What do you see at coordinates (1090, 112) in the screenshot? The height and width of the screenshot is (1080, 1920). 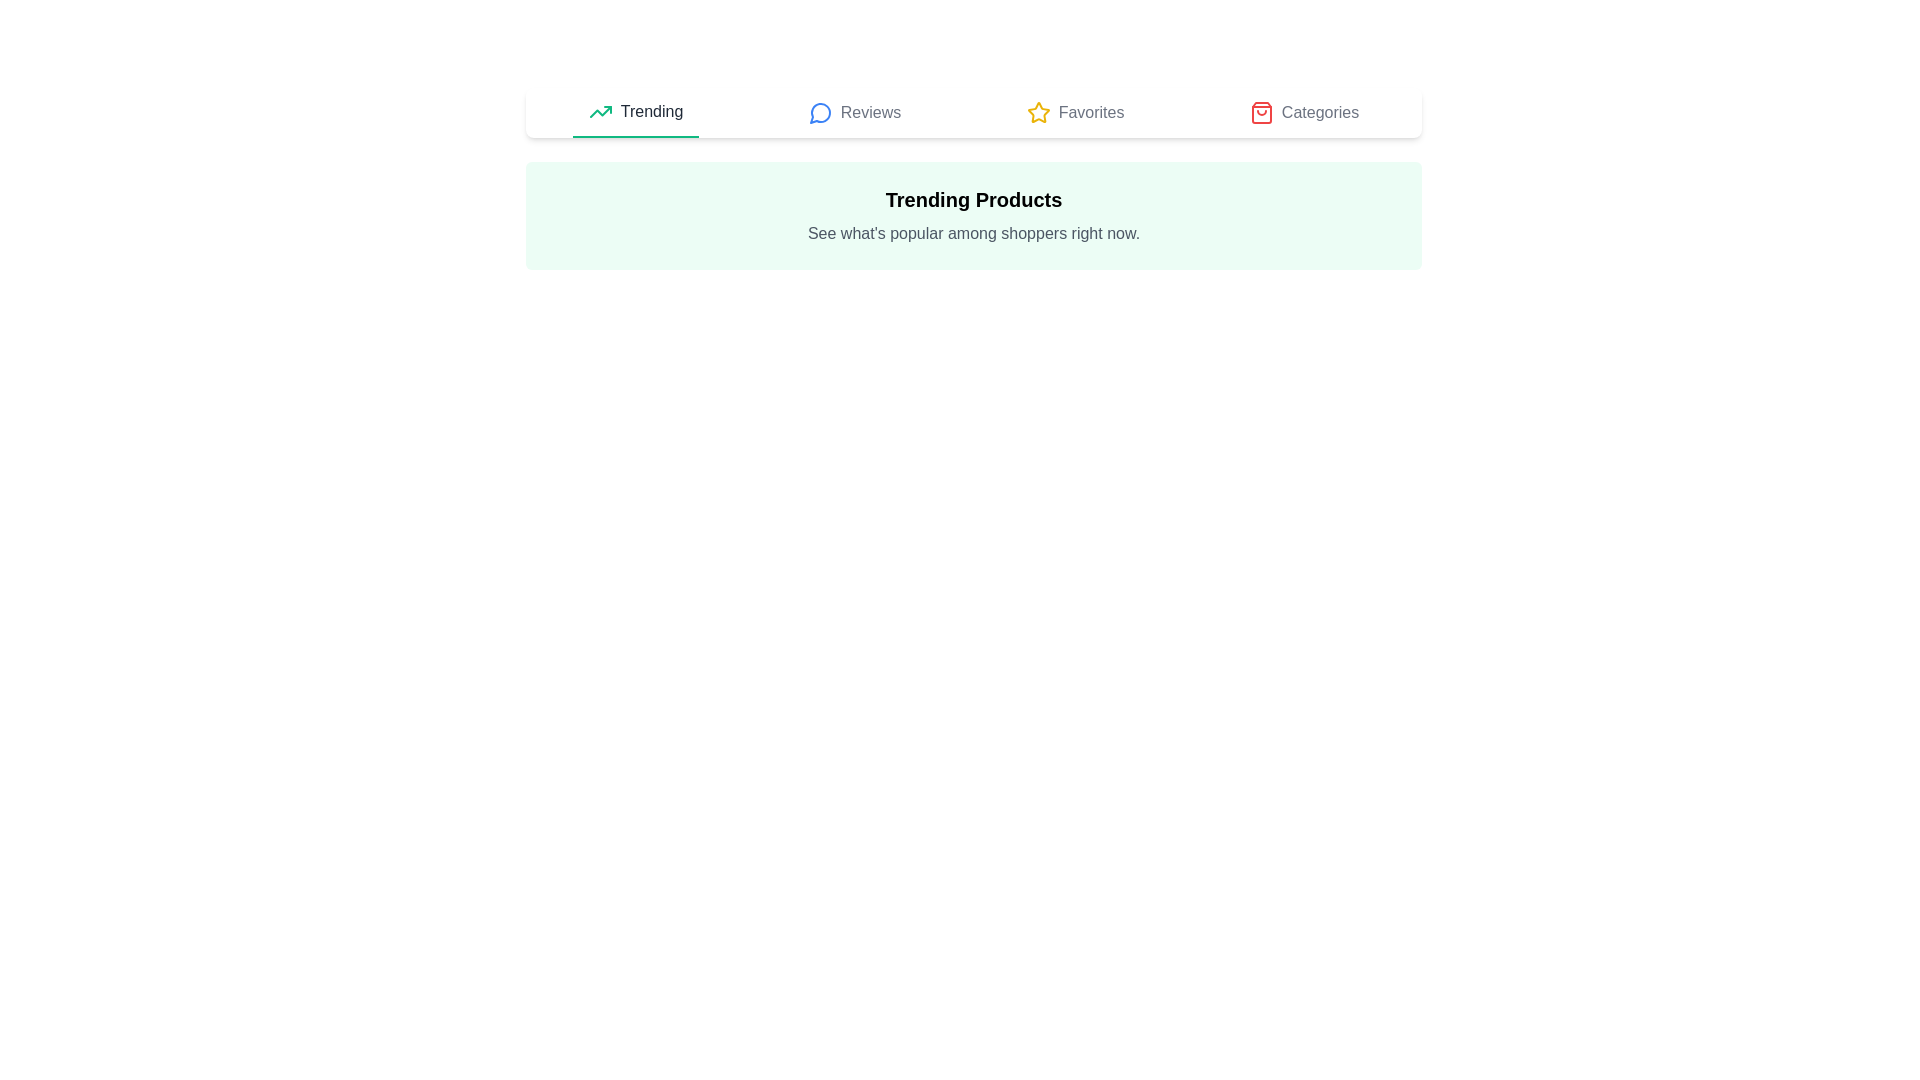 I see `the 'Favorites' text label, which is positioned to the right of the star icon in the navigation items group` at bounding box center [1090, 112].